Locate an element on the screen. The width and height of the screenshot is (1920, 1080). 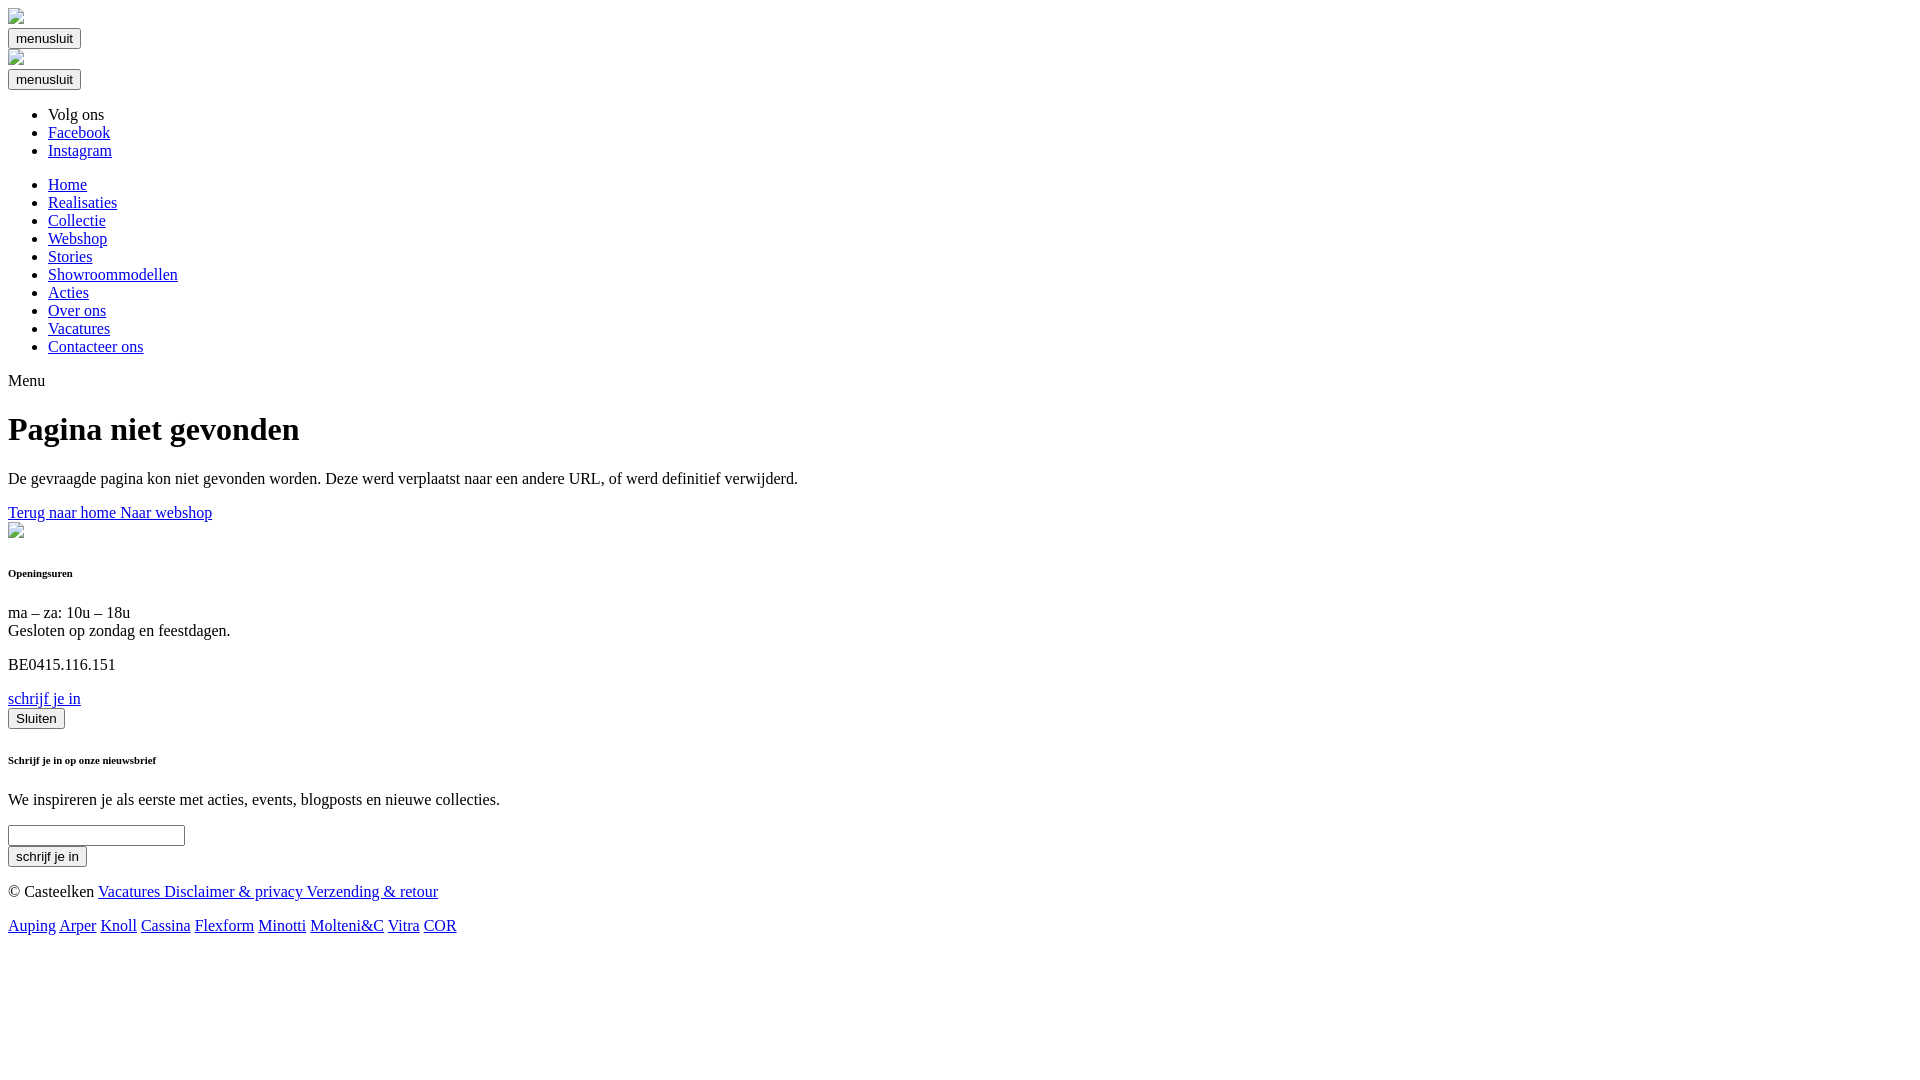
'COR' is located at coordinates (422, 925).